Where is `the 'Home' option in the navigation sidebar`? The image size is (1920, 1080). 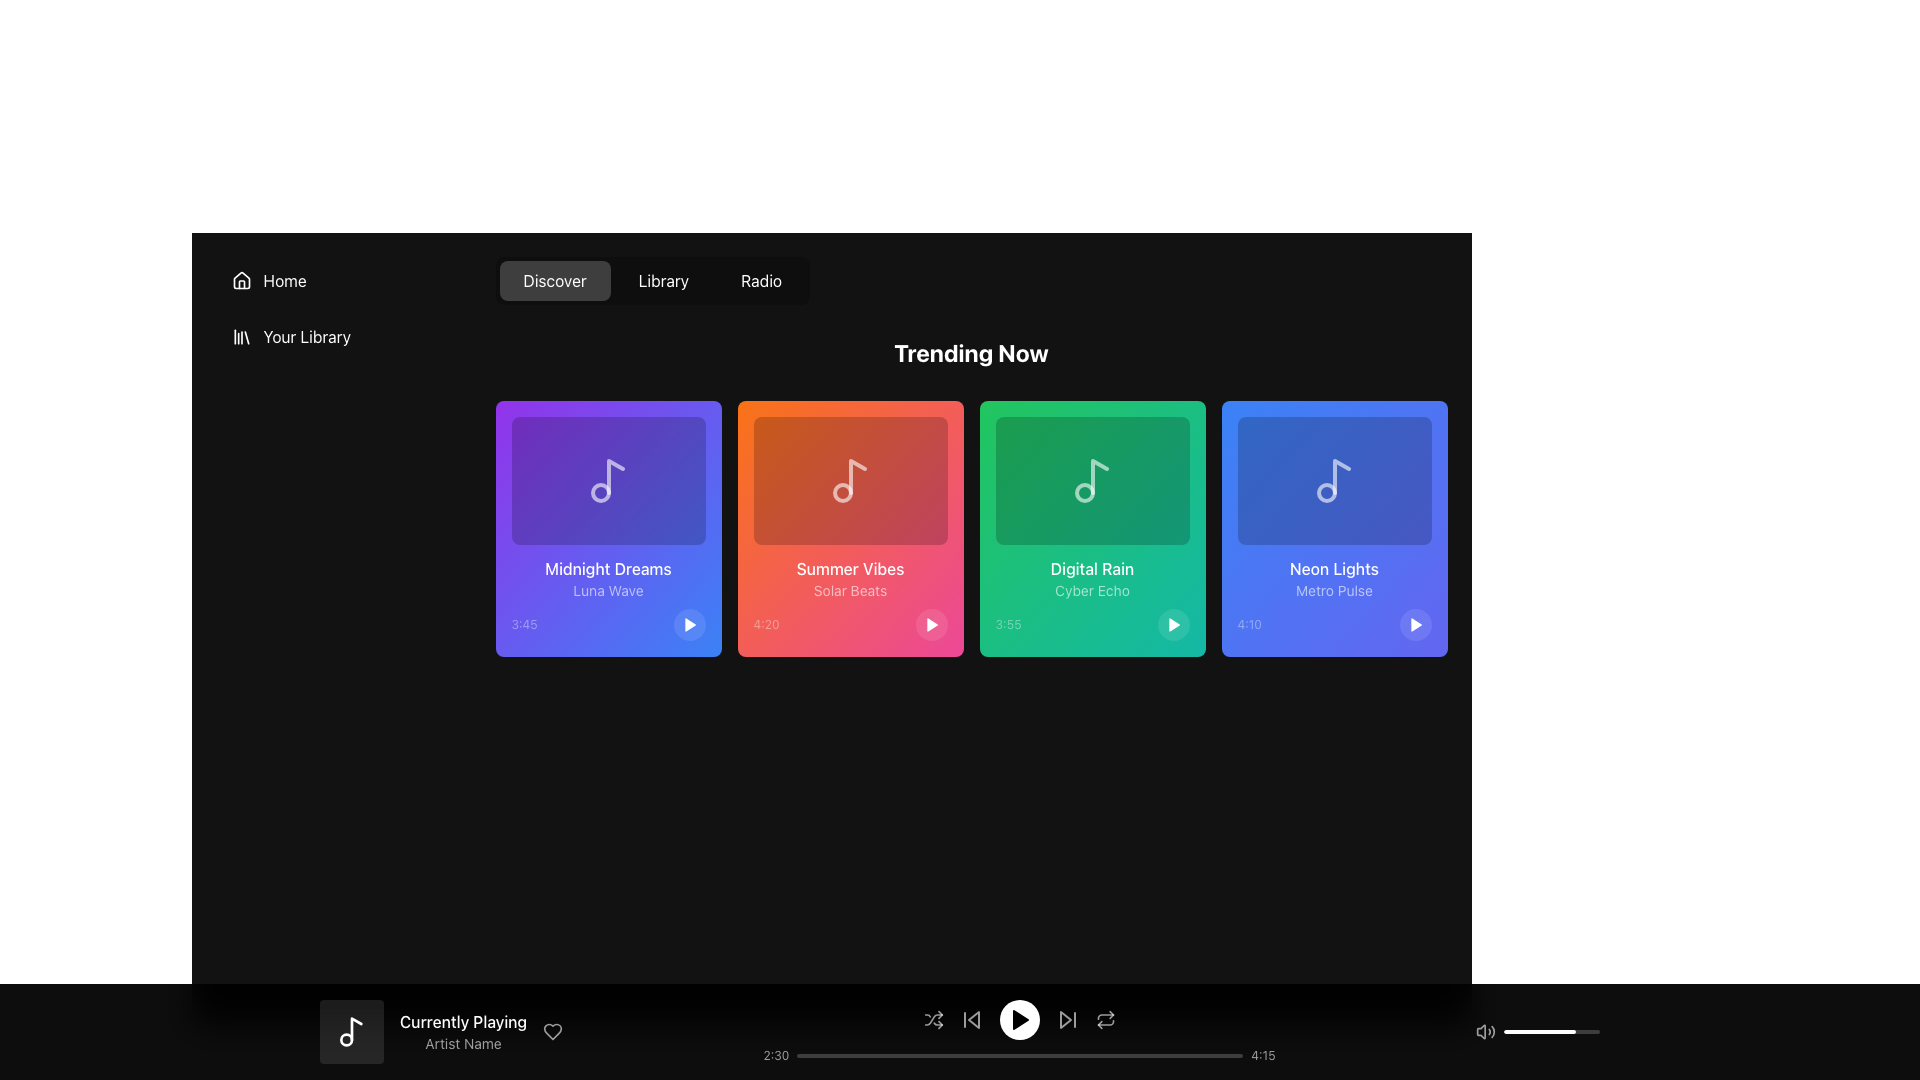
the 'Home' option in the navigation sidebar is located at coordinates (343, 456).